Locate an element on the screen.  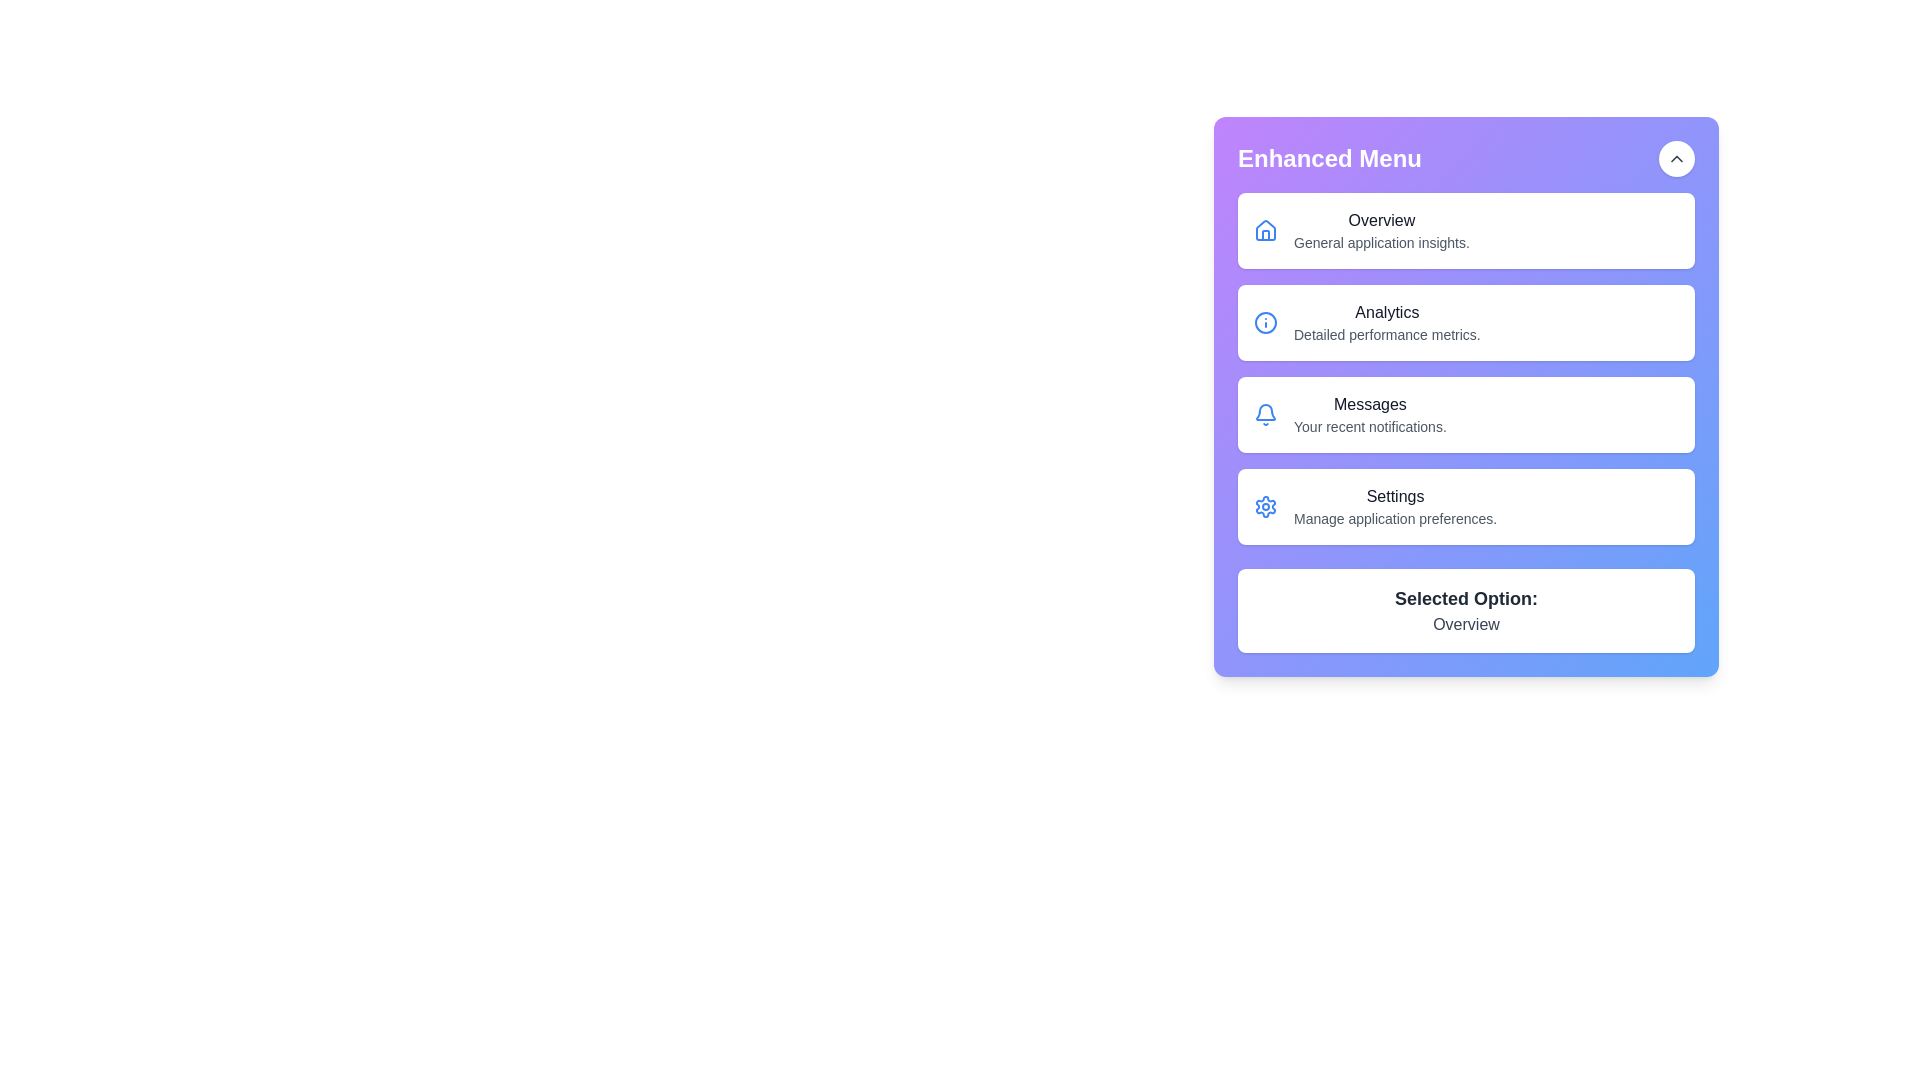
the Informational Card located at the bottom of the main menu card, which displays 'Selected Option:' and 'Overview.' is located at coordinates (1466, 609).